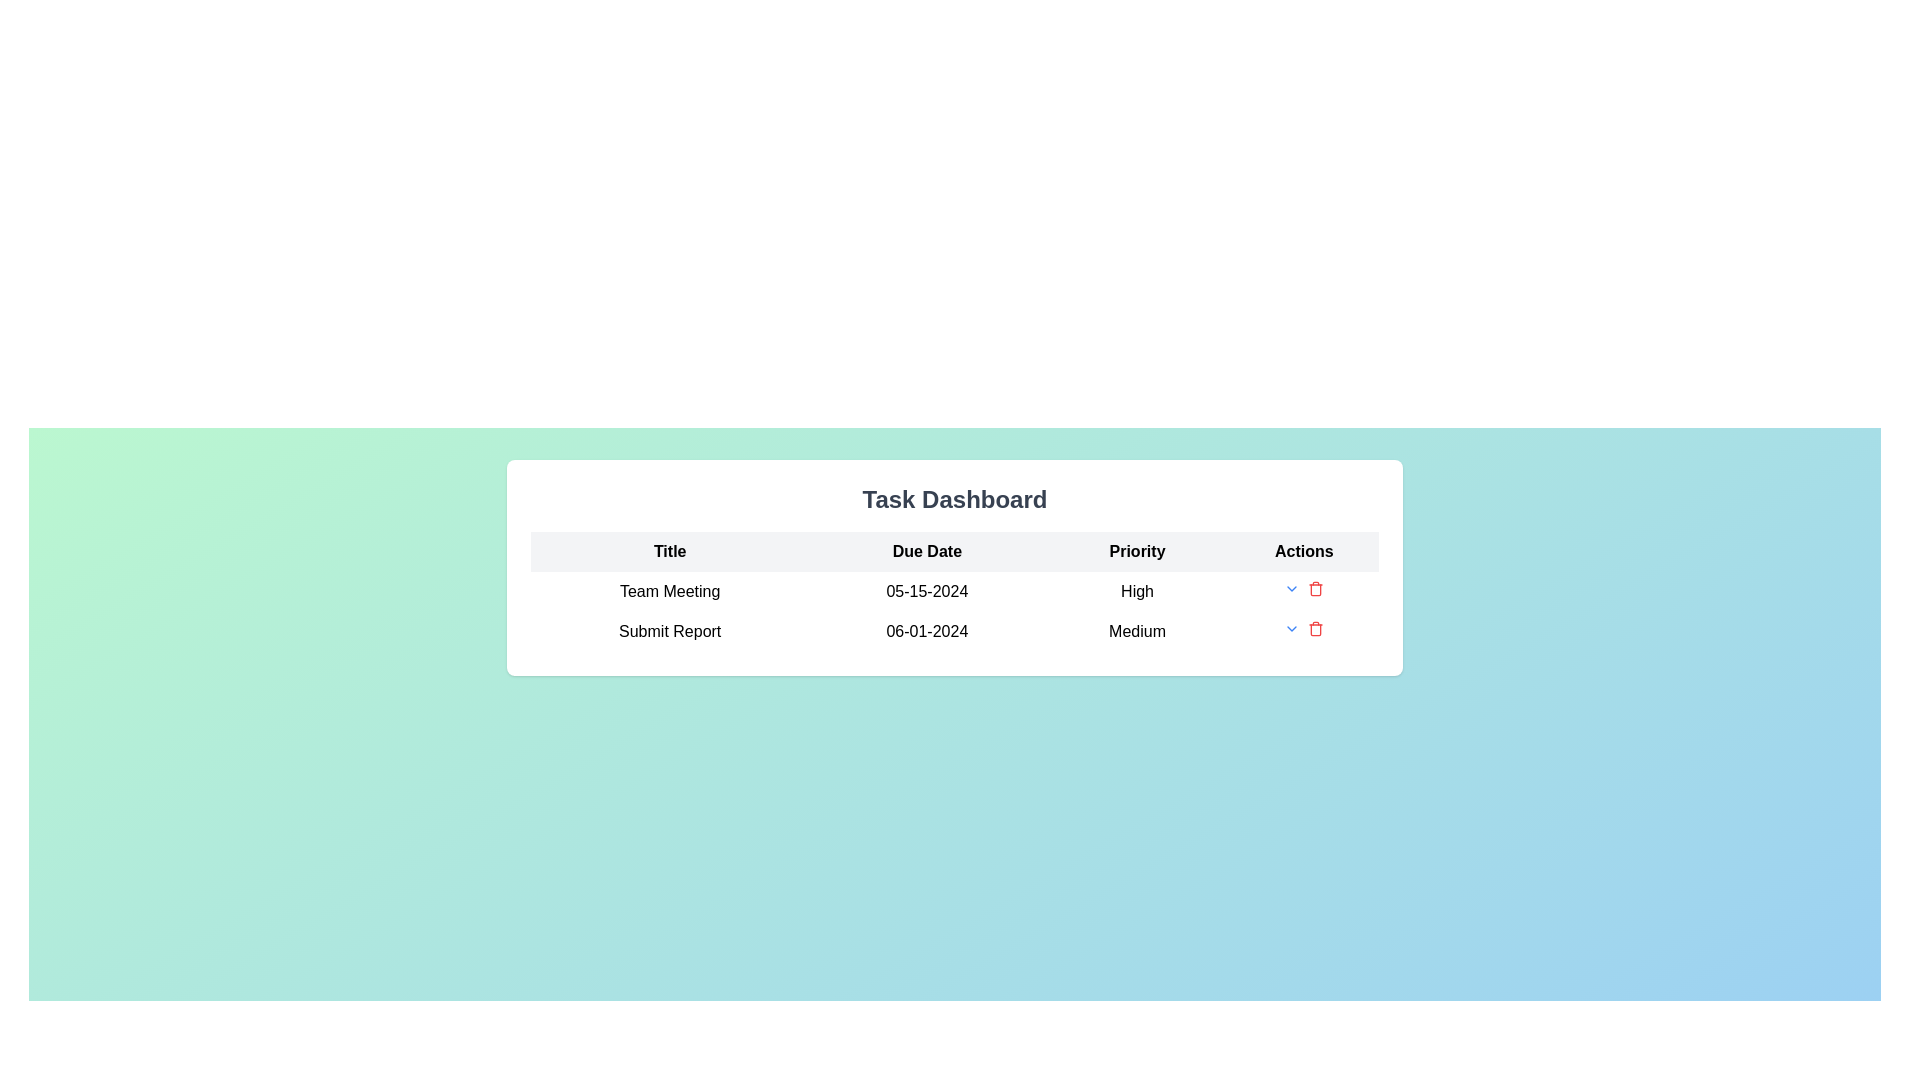 The image size is (1920, 1080). What do you see at coordinates (926, 551) in the screenshot?
I see `the 'Due Date' text label, which serves as a header for the table column between 'Title' and 'Priority'` at bounding box center [926, 551].